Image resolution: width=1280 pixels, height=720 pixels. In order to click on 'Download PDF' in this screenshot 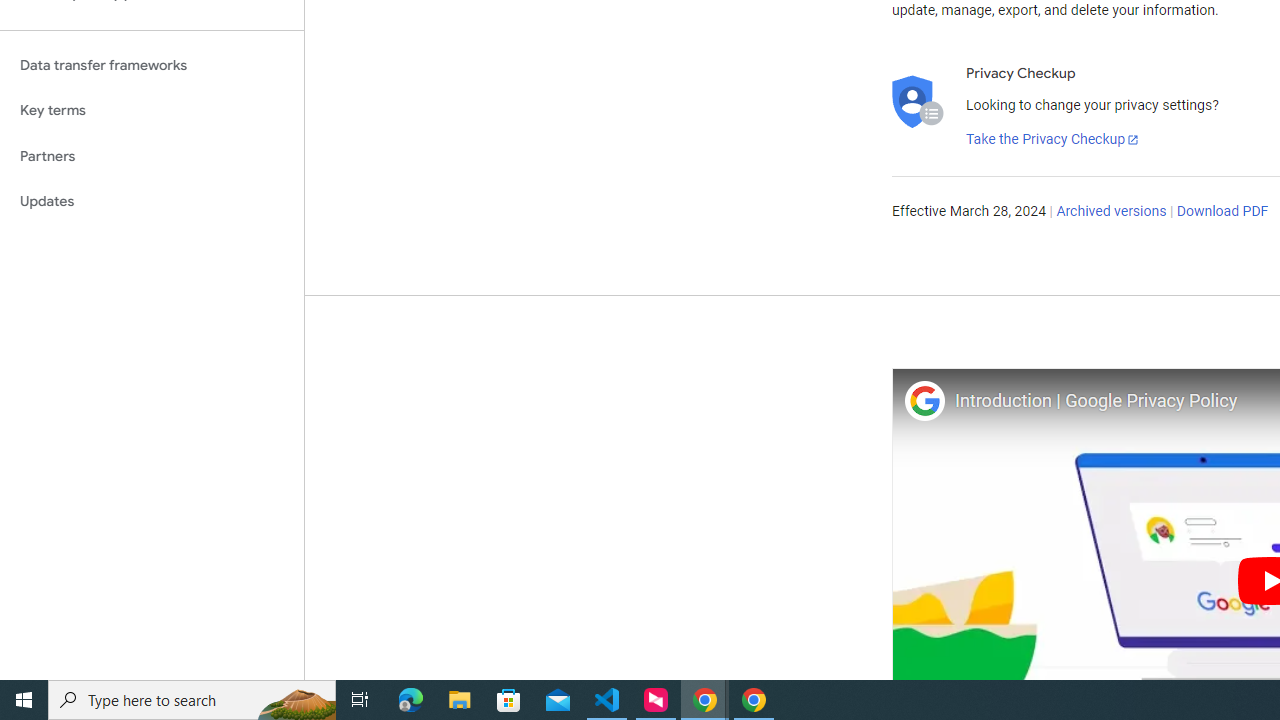, I will do `click(1221, 212)`.